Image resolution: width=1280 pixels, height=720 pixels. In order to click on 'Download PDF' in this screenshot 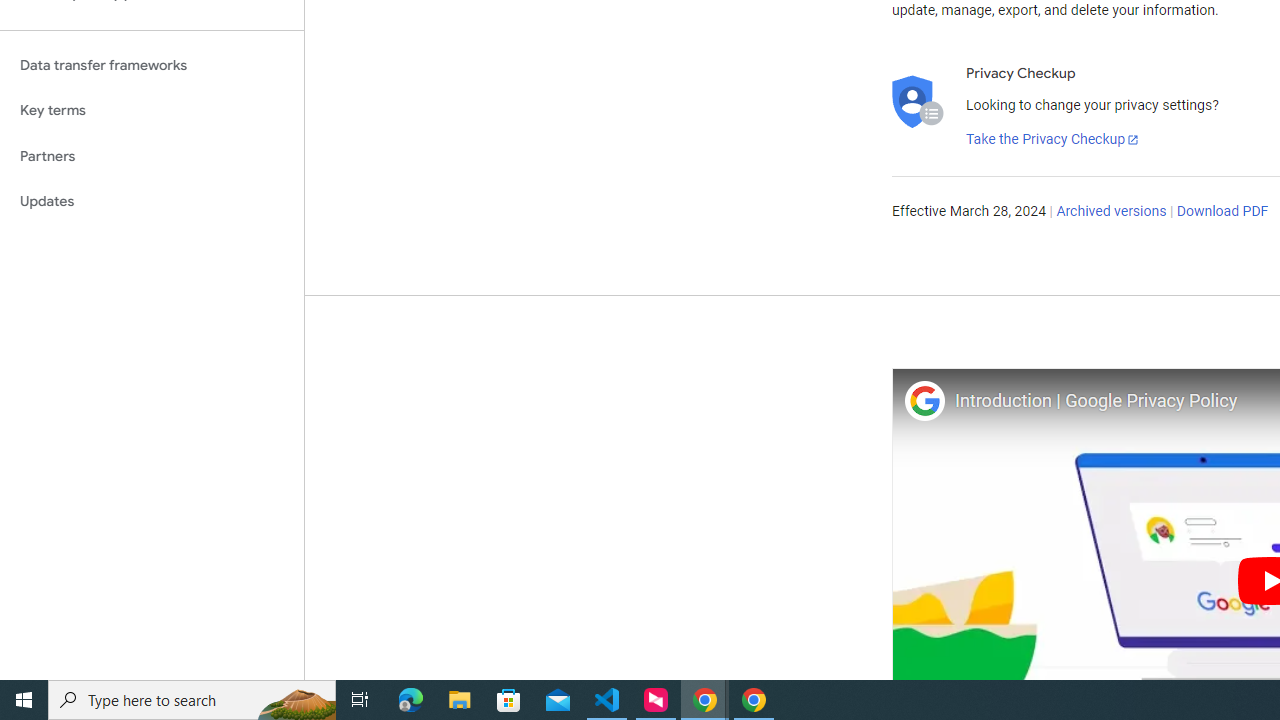, I will do `click(1221, 212)`.